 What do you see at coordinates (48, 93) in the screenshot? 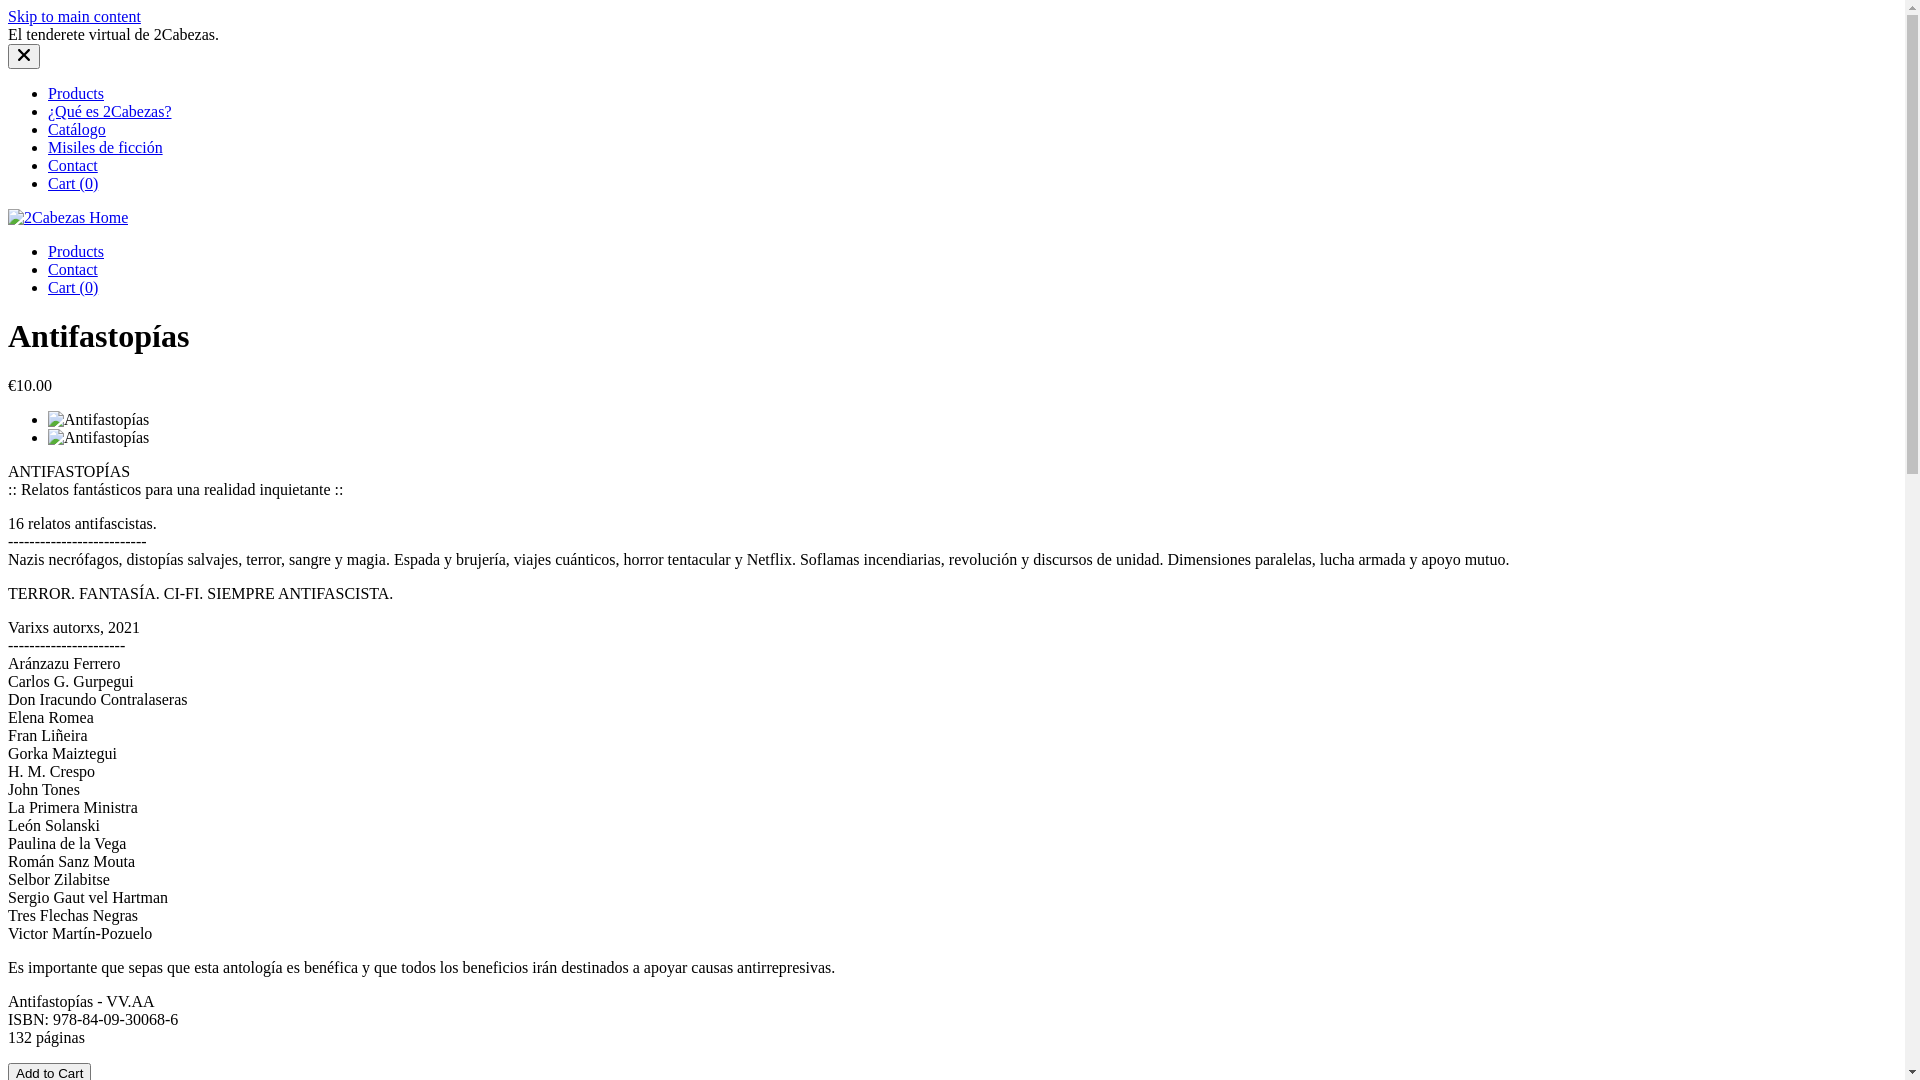
I see `'Products'` at bounding box center [48, 93].